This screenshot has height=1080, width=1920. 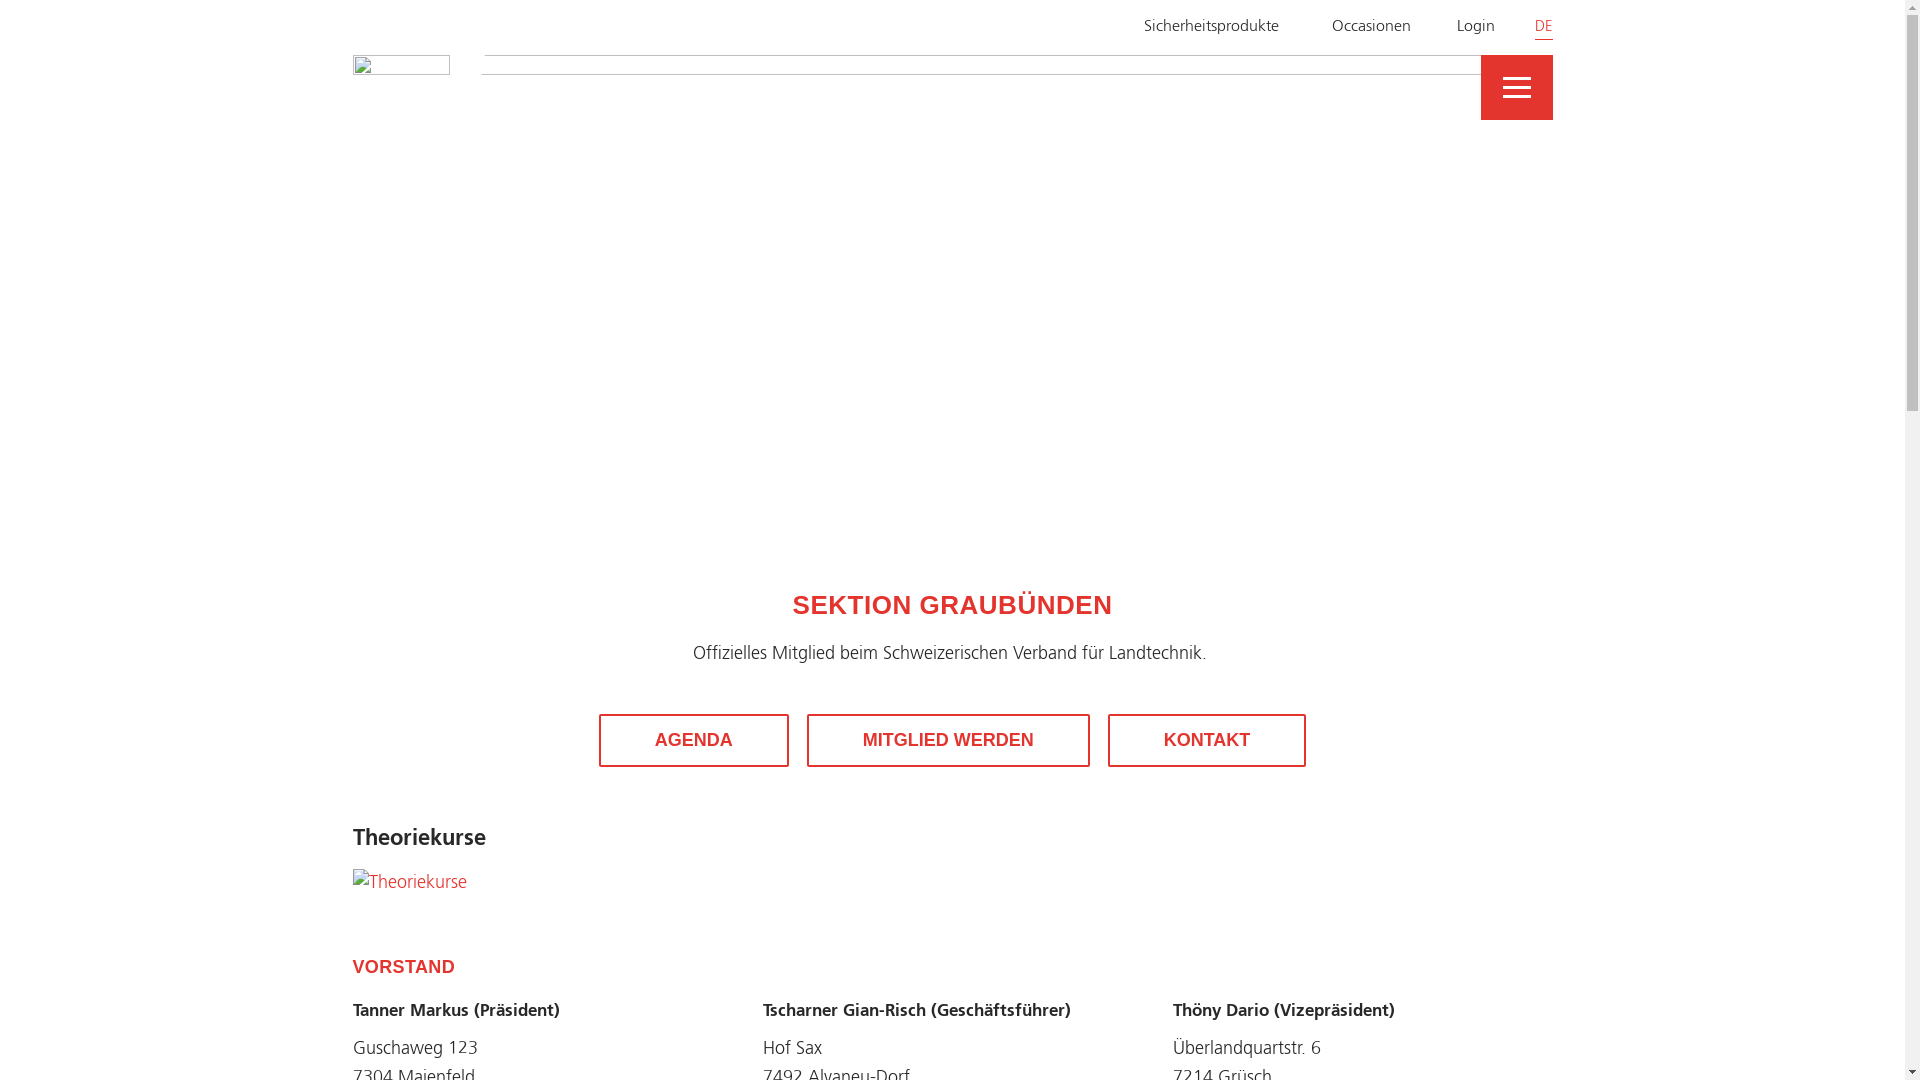 What do you see at coordinates (1462, 27) in the screenshot?
I see `'Login'` at bounding box center [1462, 27].